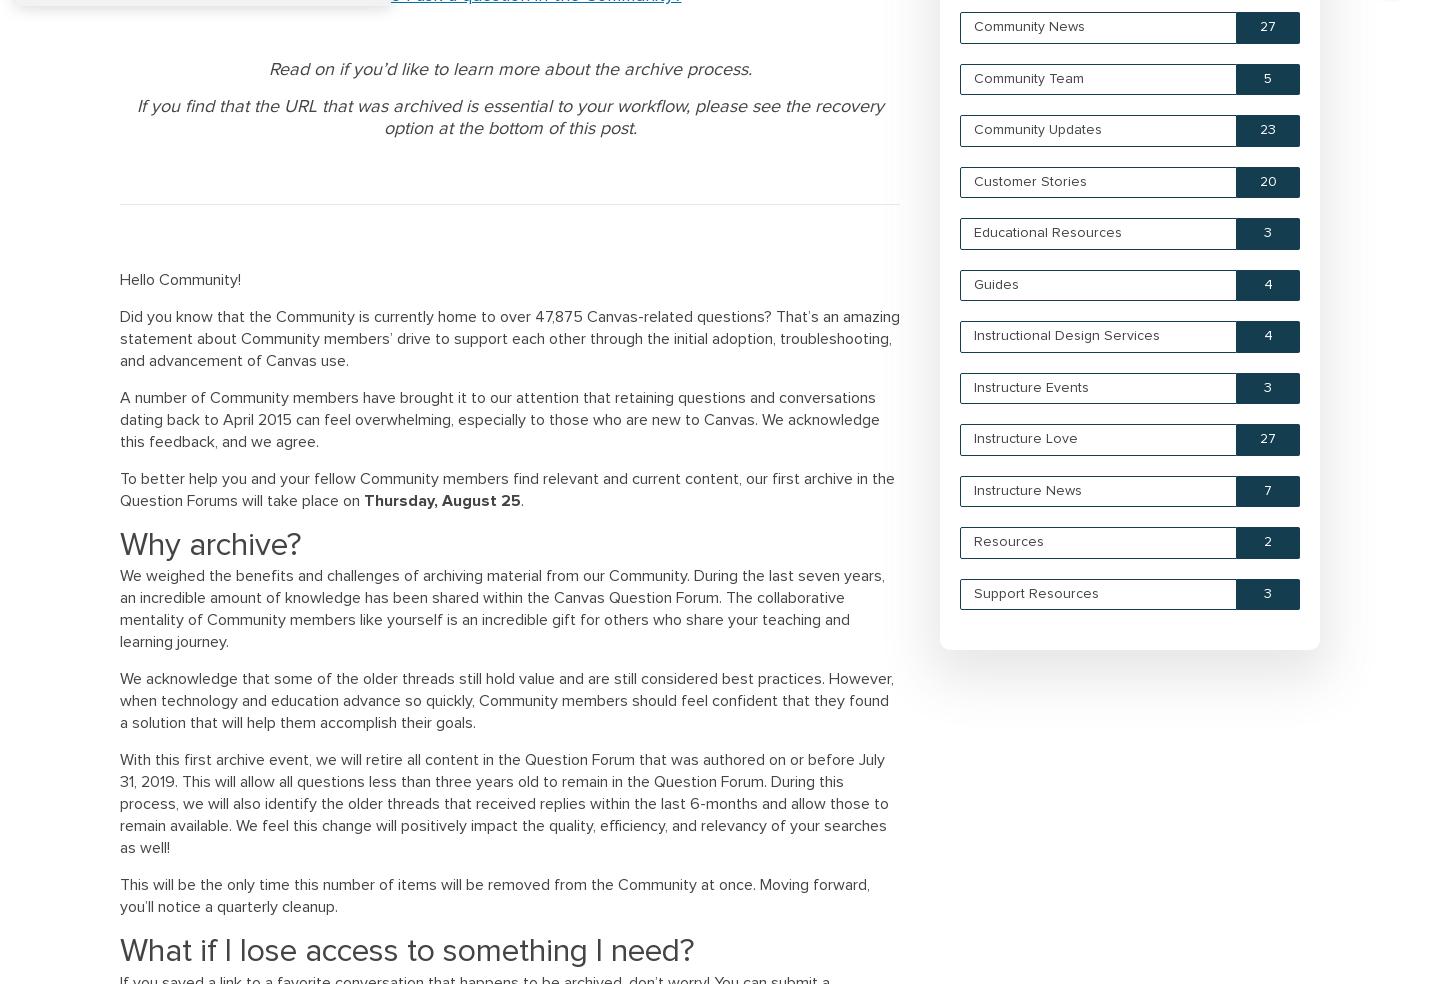  What do you see at coordinates (1029, 77) in the screenshot?
I see `'Community Team'` at bounding box center [1029, 77].